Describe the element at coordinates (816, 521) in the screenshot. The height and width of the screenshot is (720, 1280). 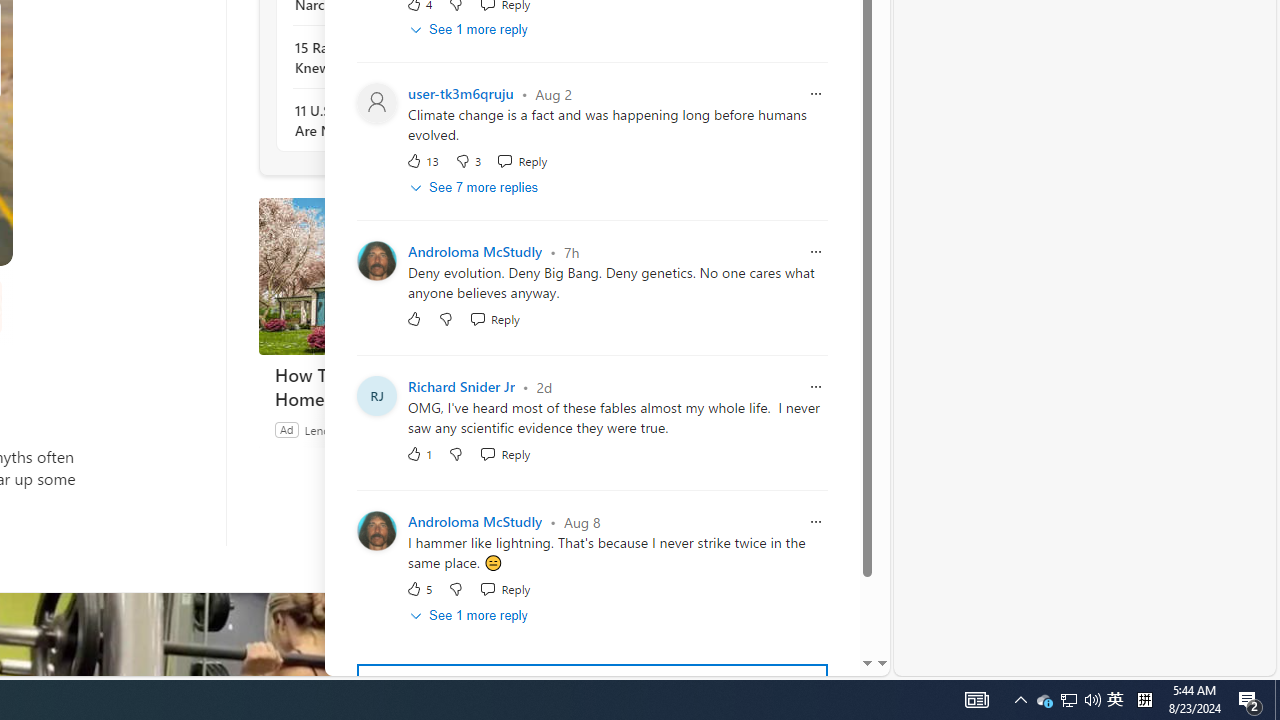
I see `'Report comment'` at that location.